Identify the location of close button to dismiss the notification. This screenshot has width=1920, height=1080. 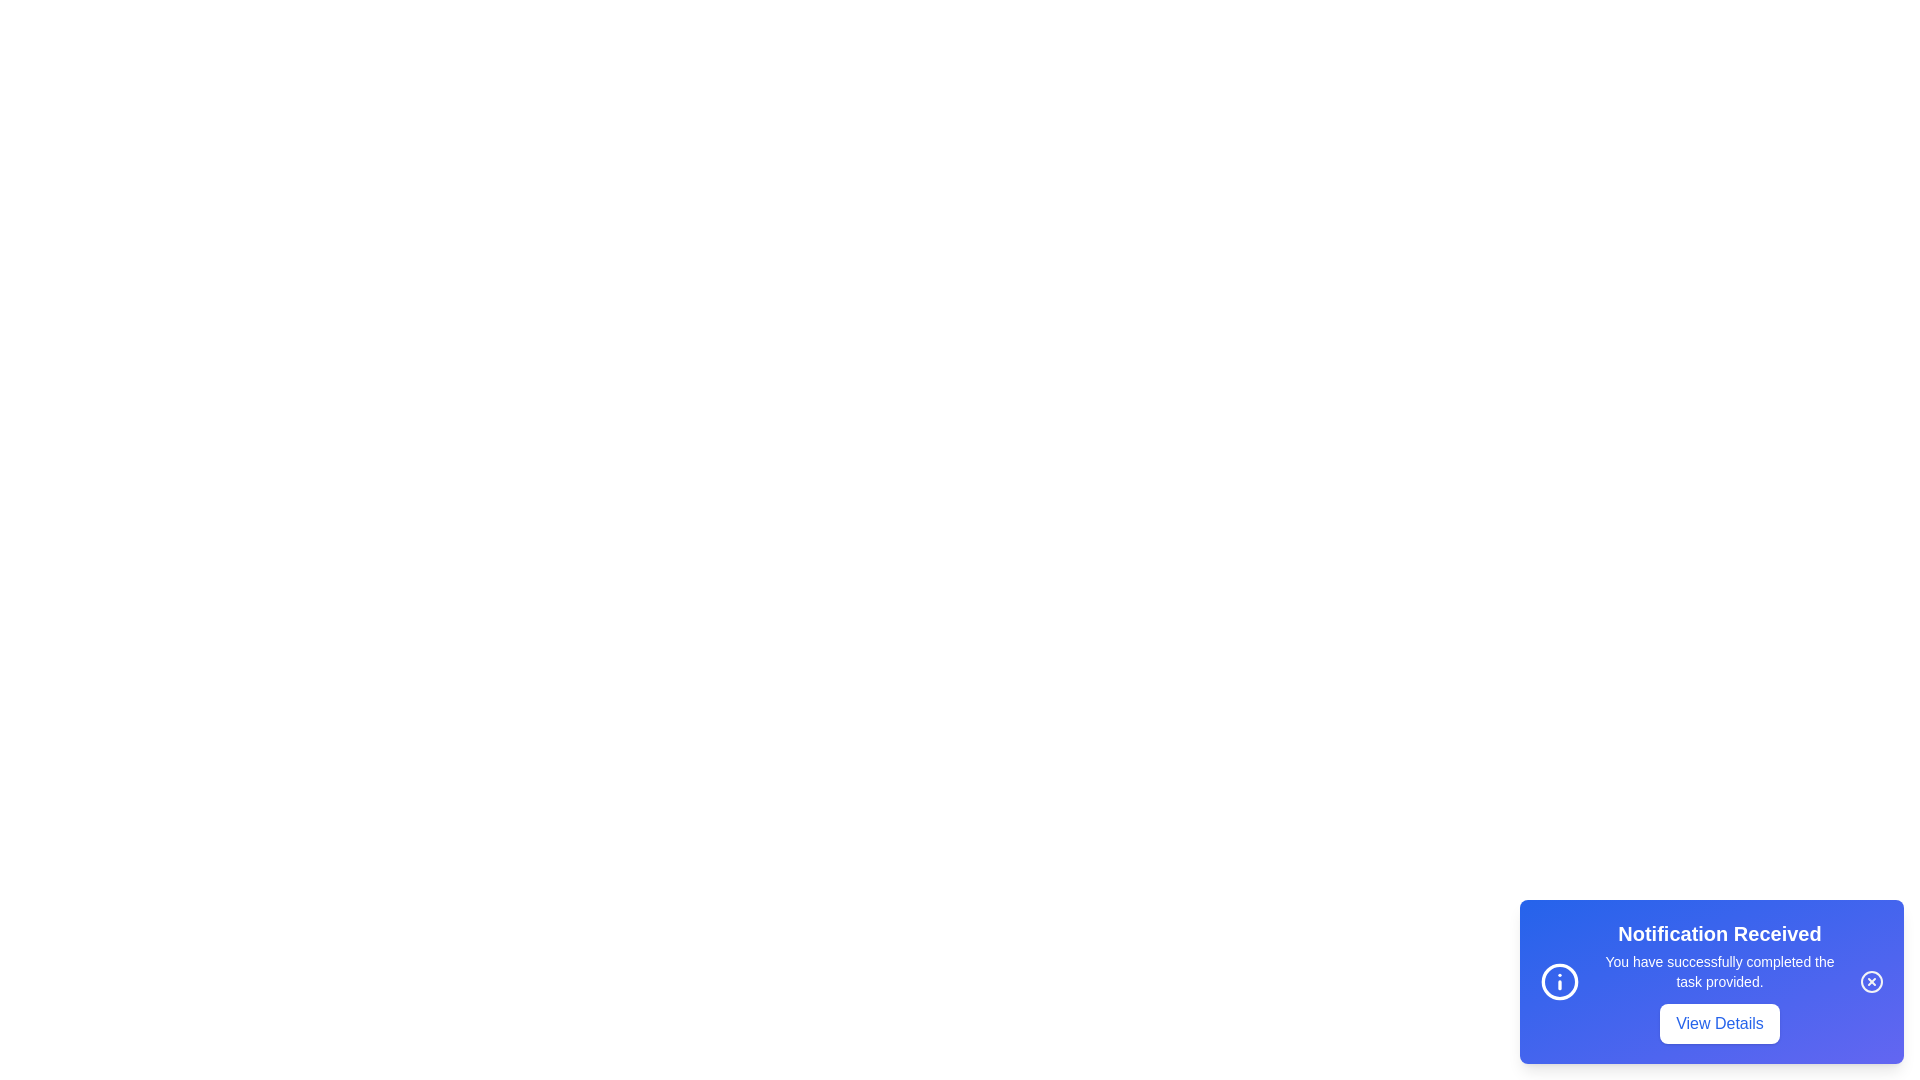
(1871, 981).